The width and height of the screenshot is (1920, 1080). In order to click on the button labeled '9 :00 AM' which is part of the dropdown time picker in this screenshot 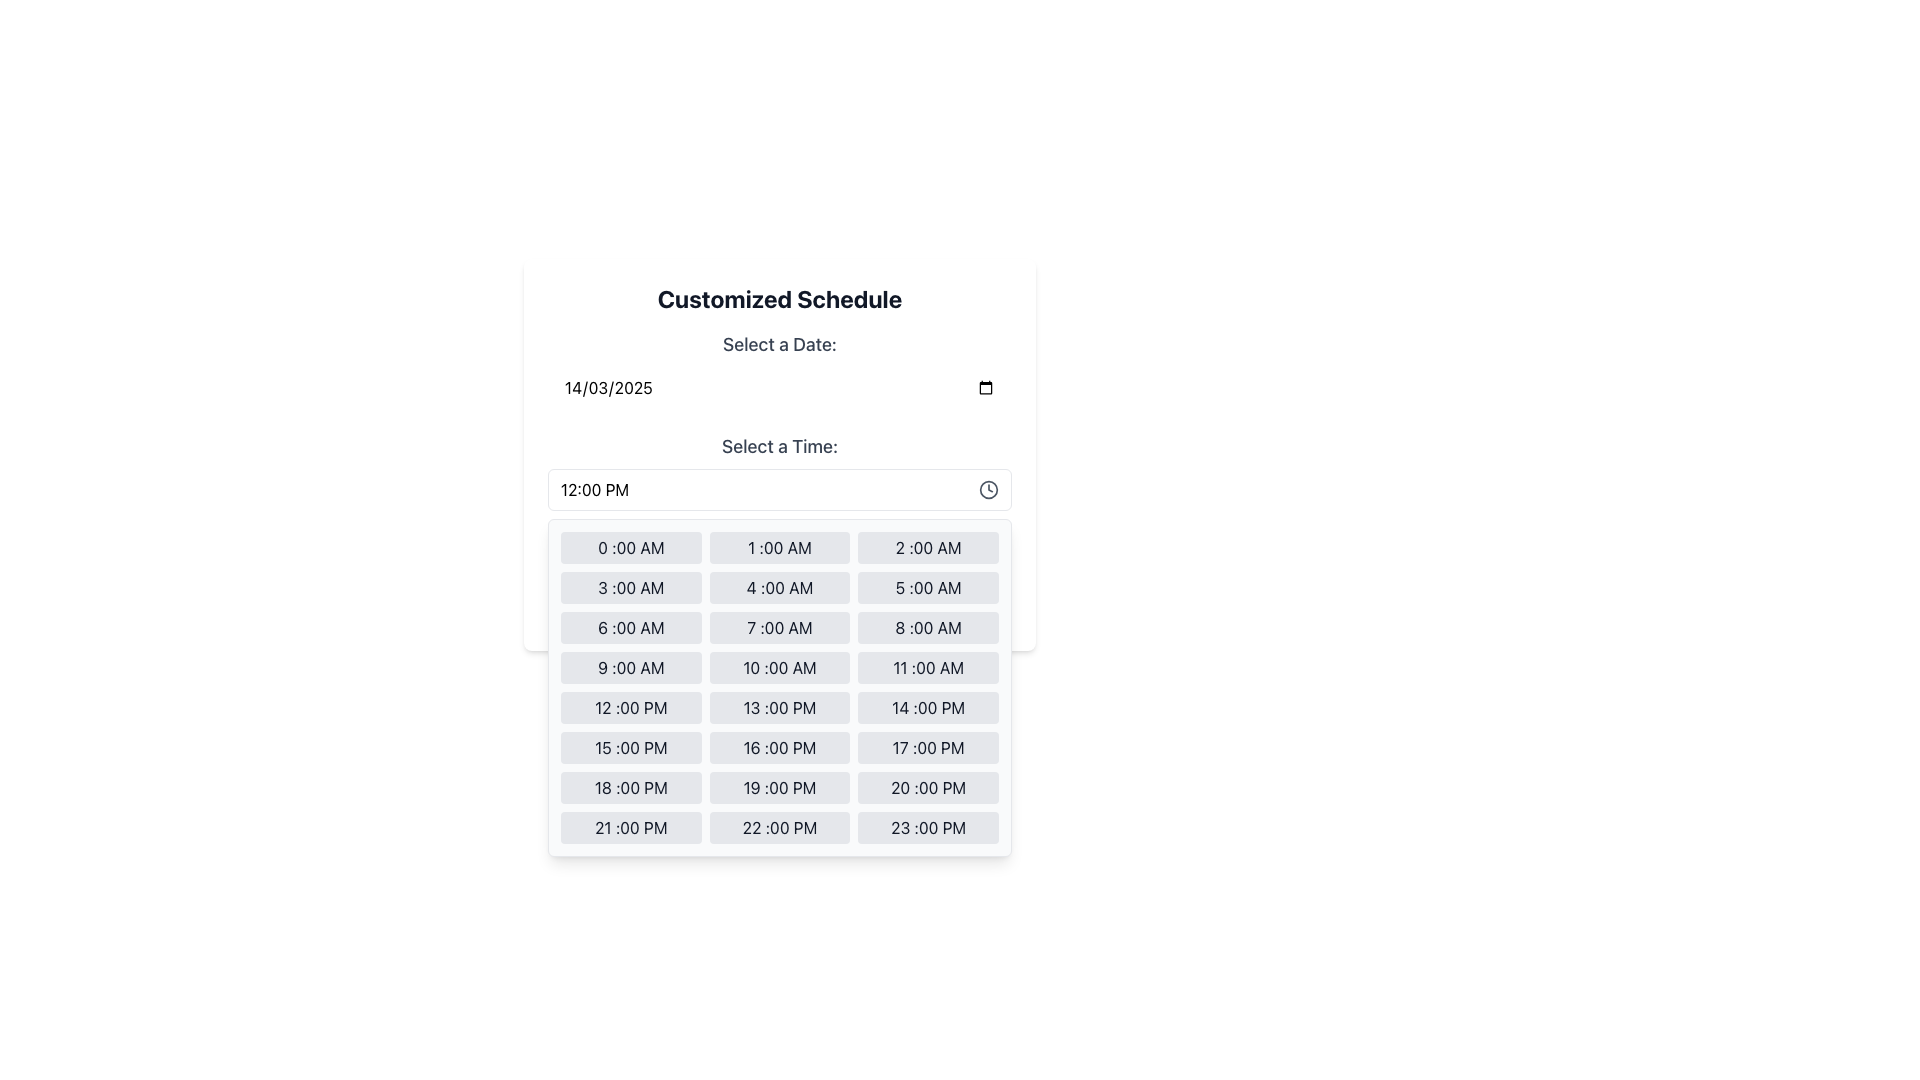, I will do `click(630, 667)`.